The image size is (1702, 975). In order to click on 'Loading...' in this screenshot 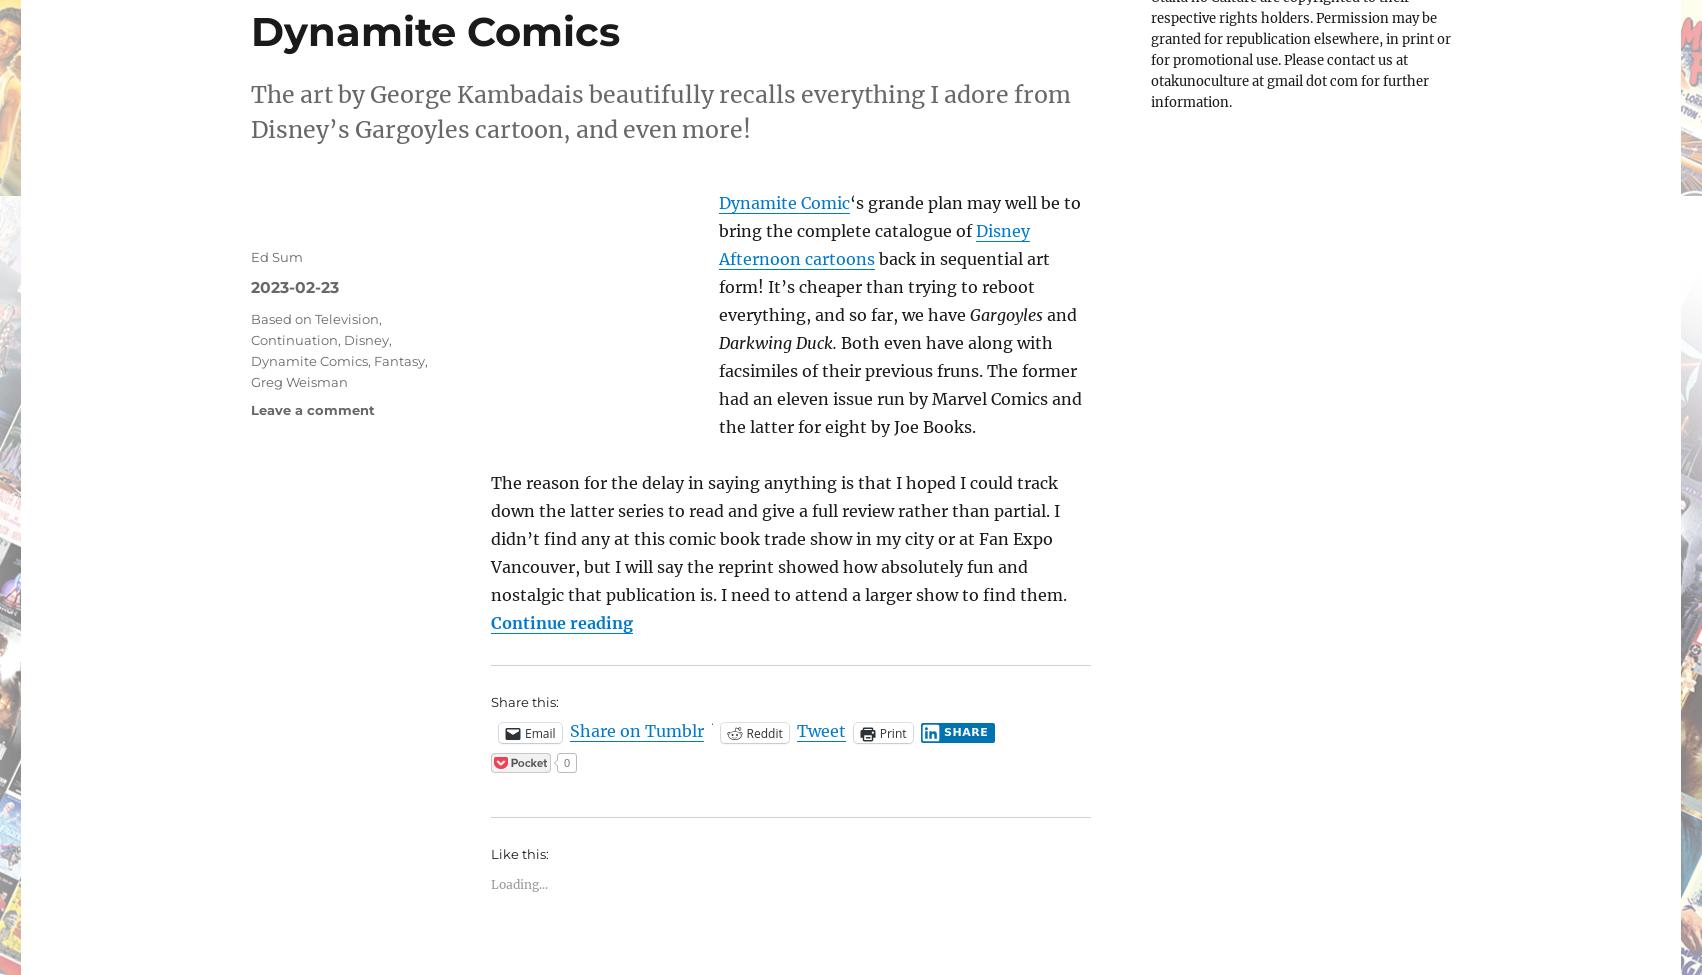, I will do `click(490, 883)`.